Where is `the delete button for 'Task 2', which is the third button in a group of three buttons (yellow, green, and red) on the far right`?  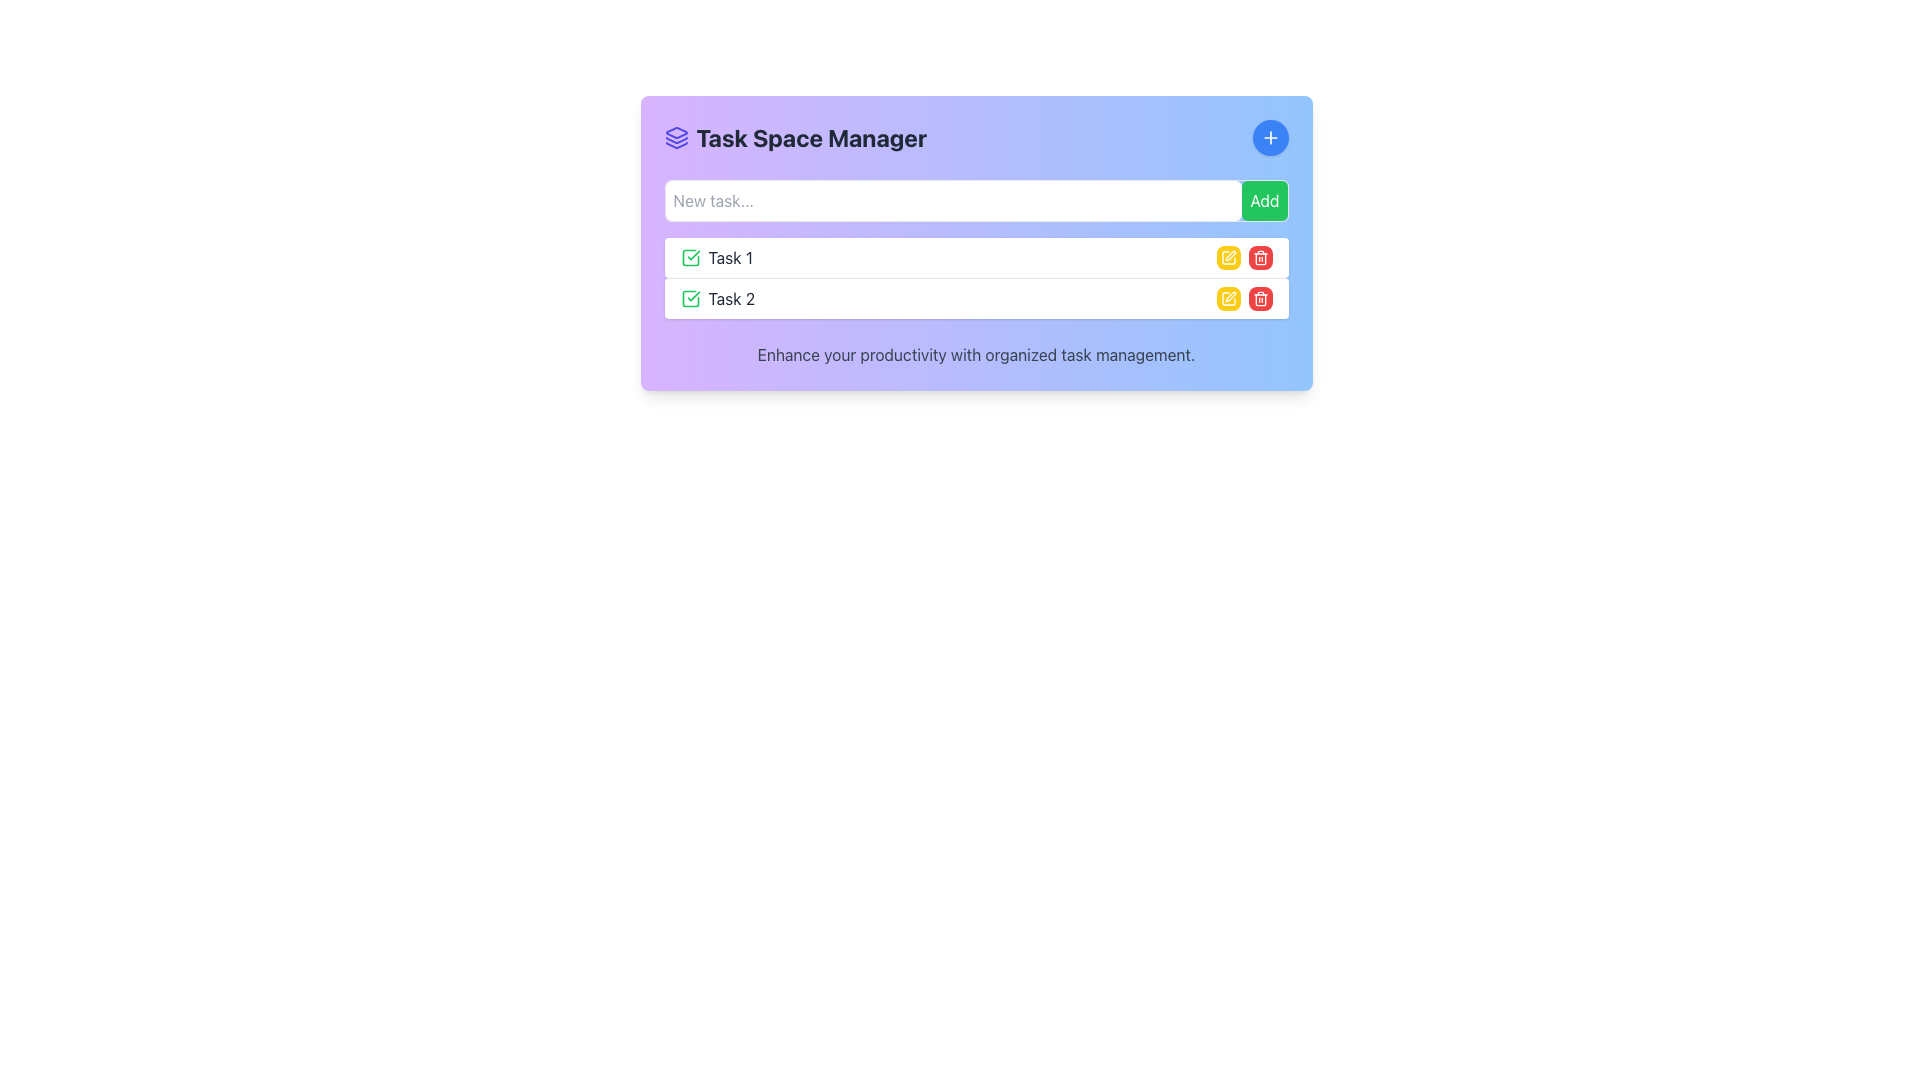
the delete button for 'Task 2', which is the third button in a group of three buttons (yellow, green, and red) on the far right is located at coordinates (1259, 257).